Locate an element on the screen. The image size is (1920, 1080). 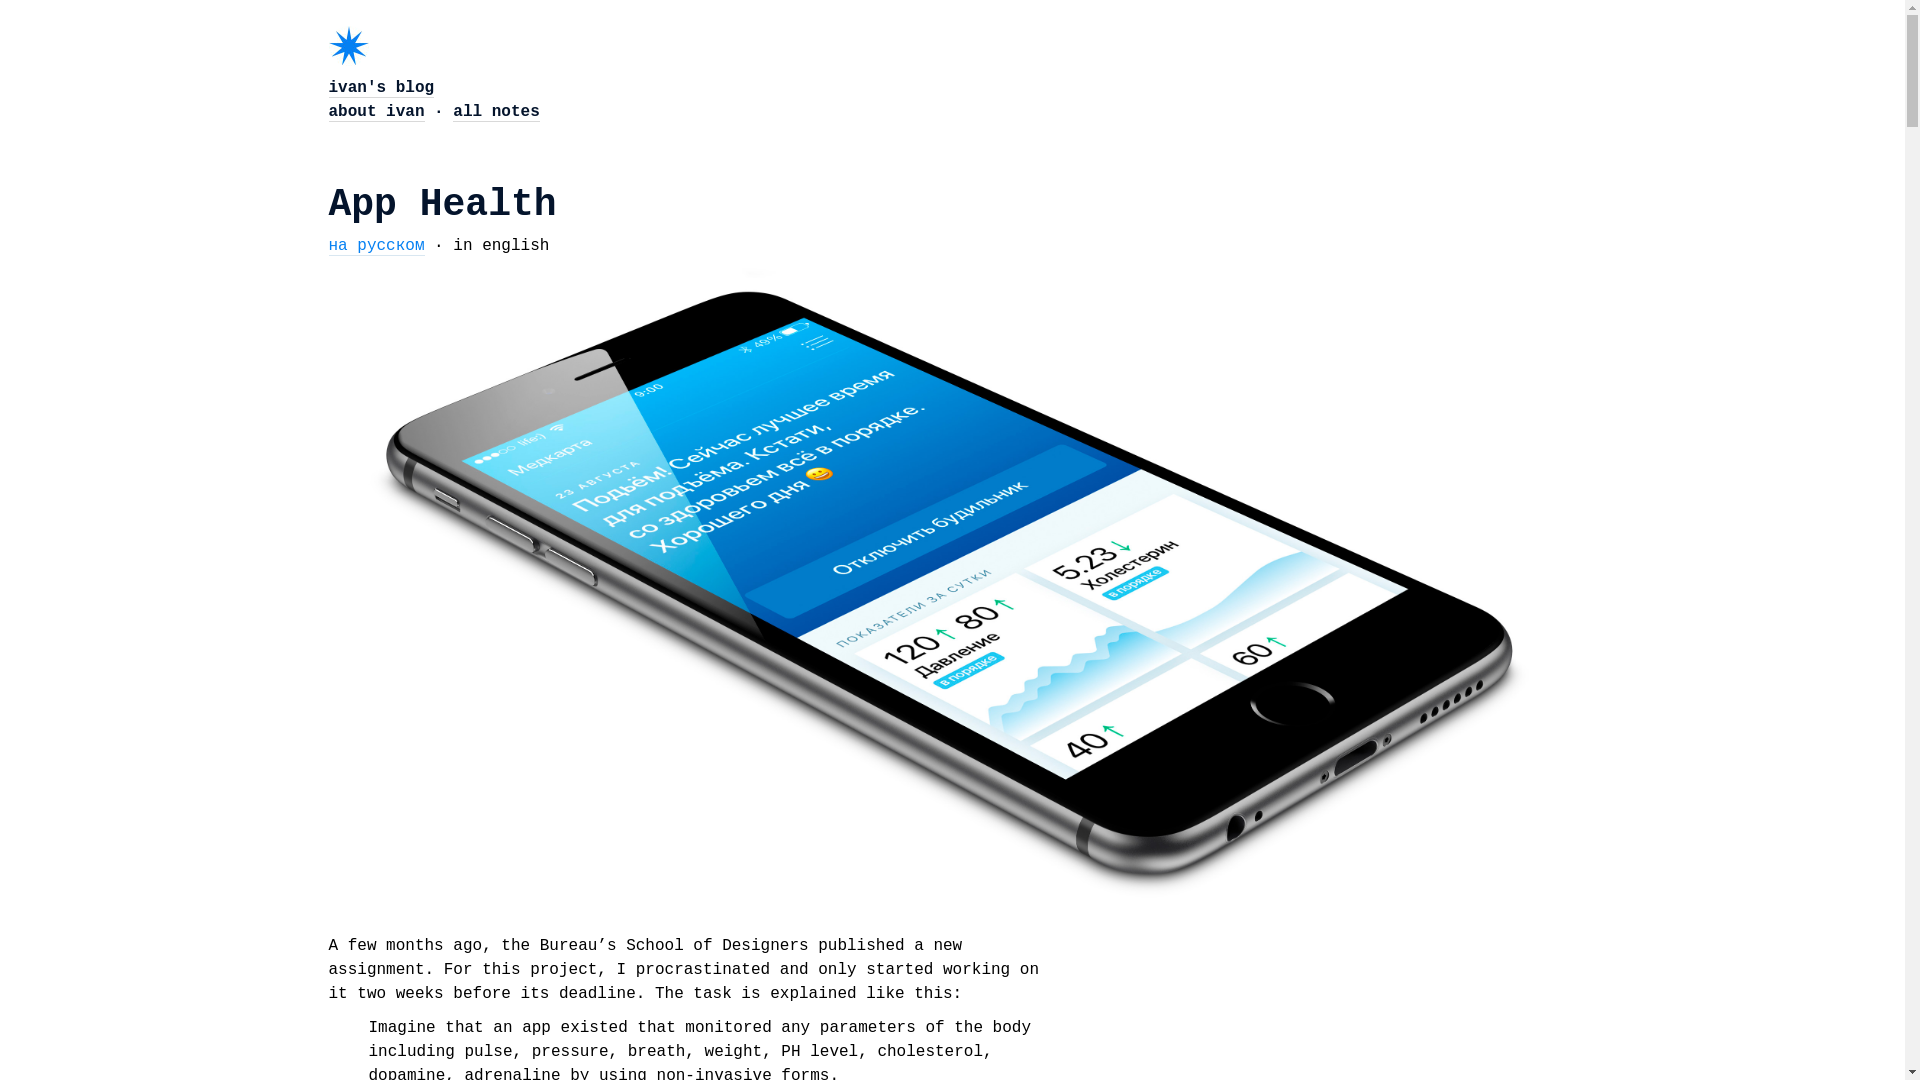
'all notes' is located at coordinates (495, 112).